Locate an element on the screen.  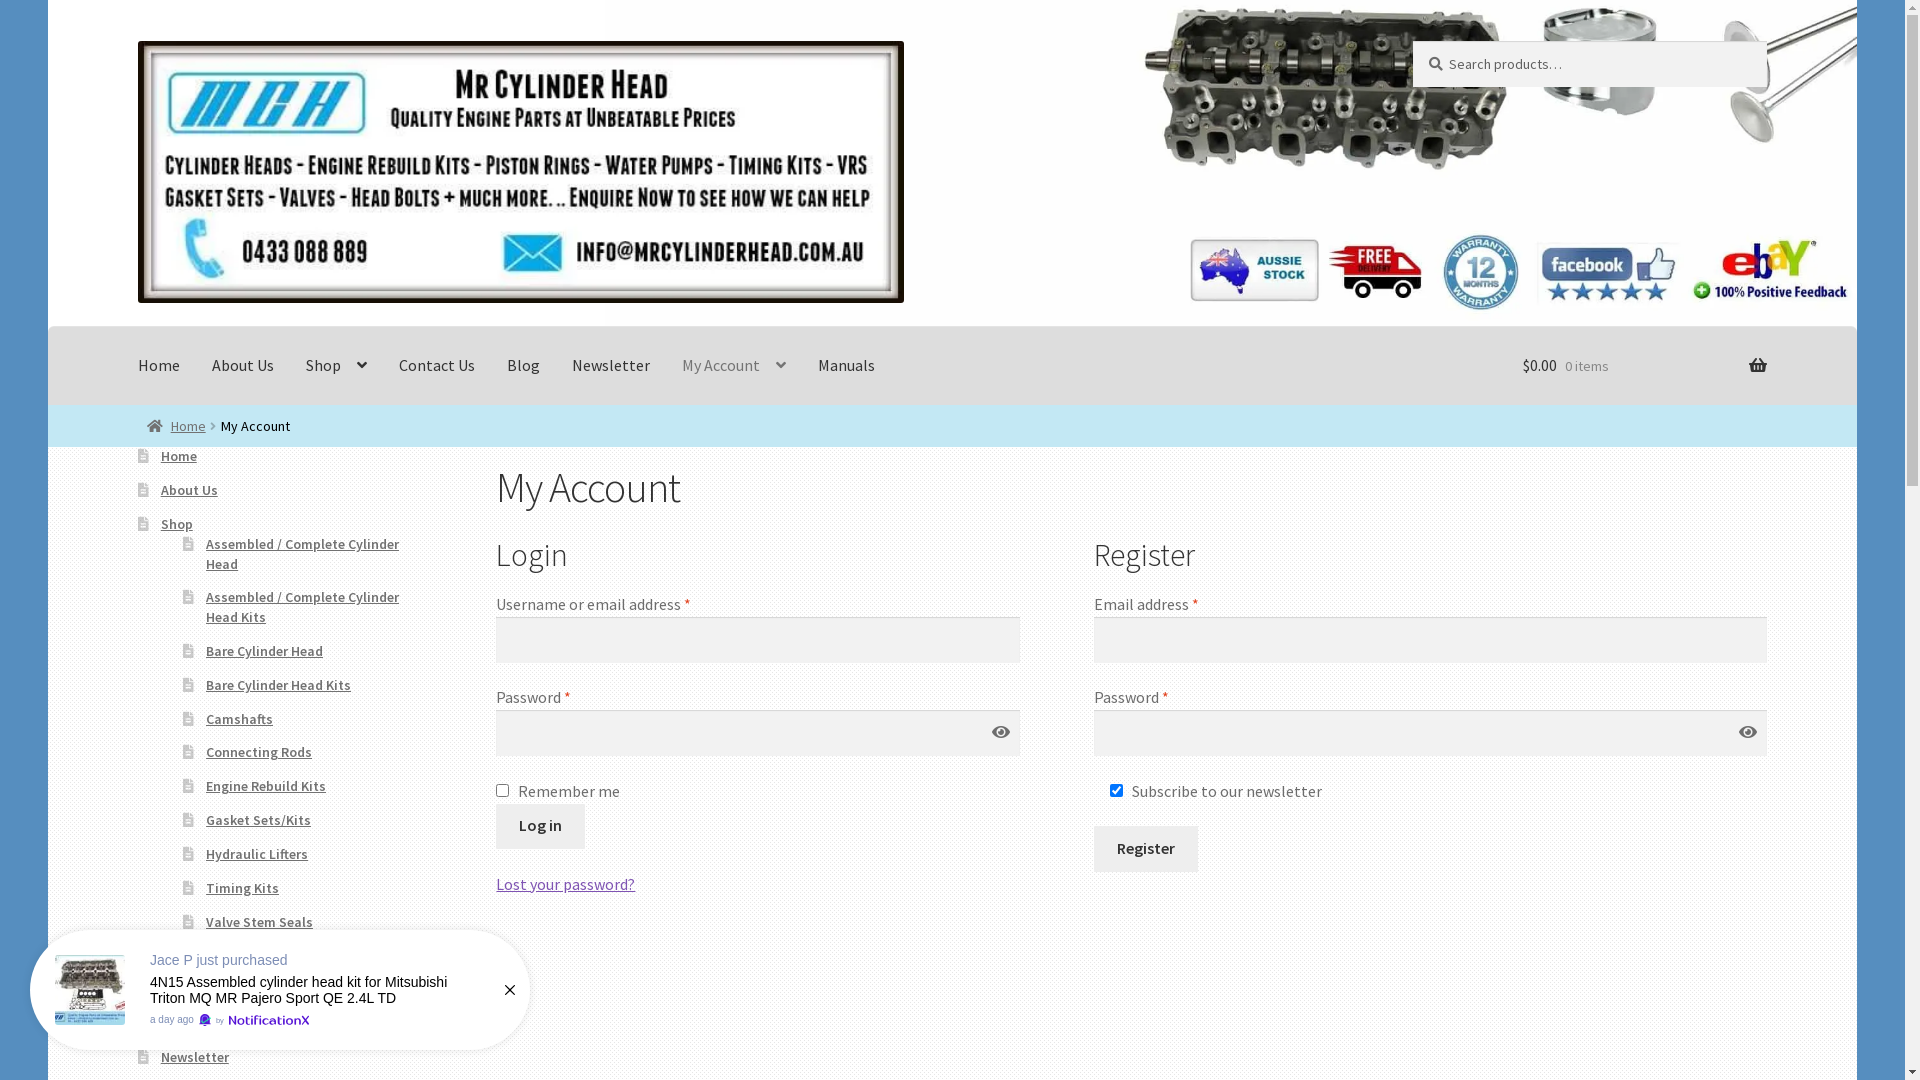
'Connecting Rods' is located at coordinates (258, 752).